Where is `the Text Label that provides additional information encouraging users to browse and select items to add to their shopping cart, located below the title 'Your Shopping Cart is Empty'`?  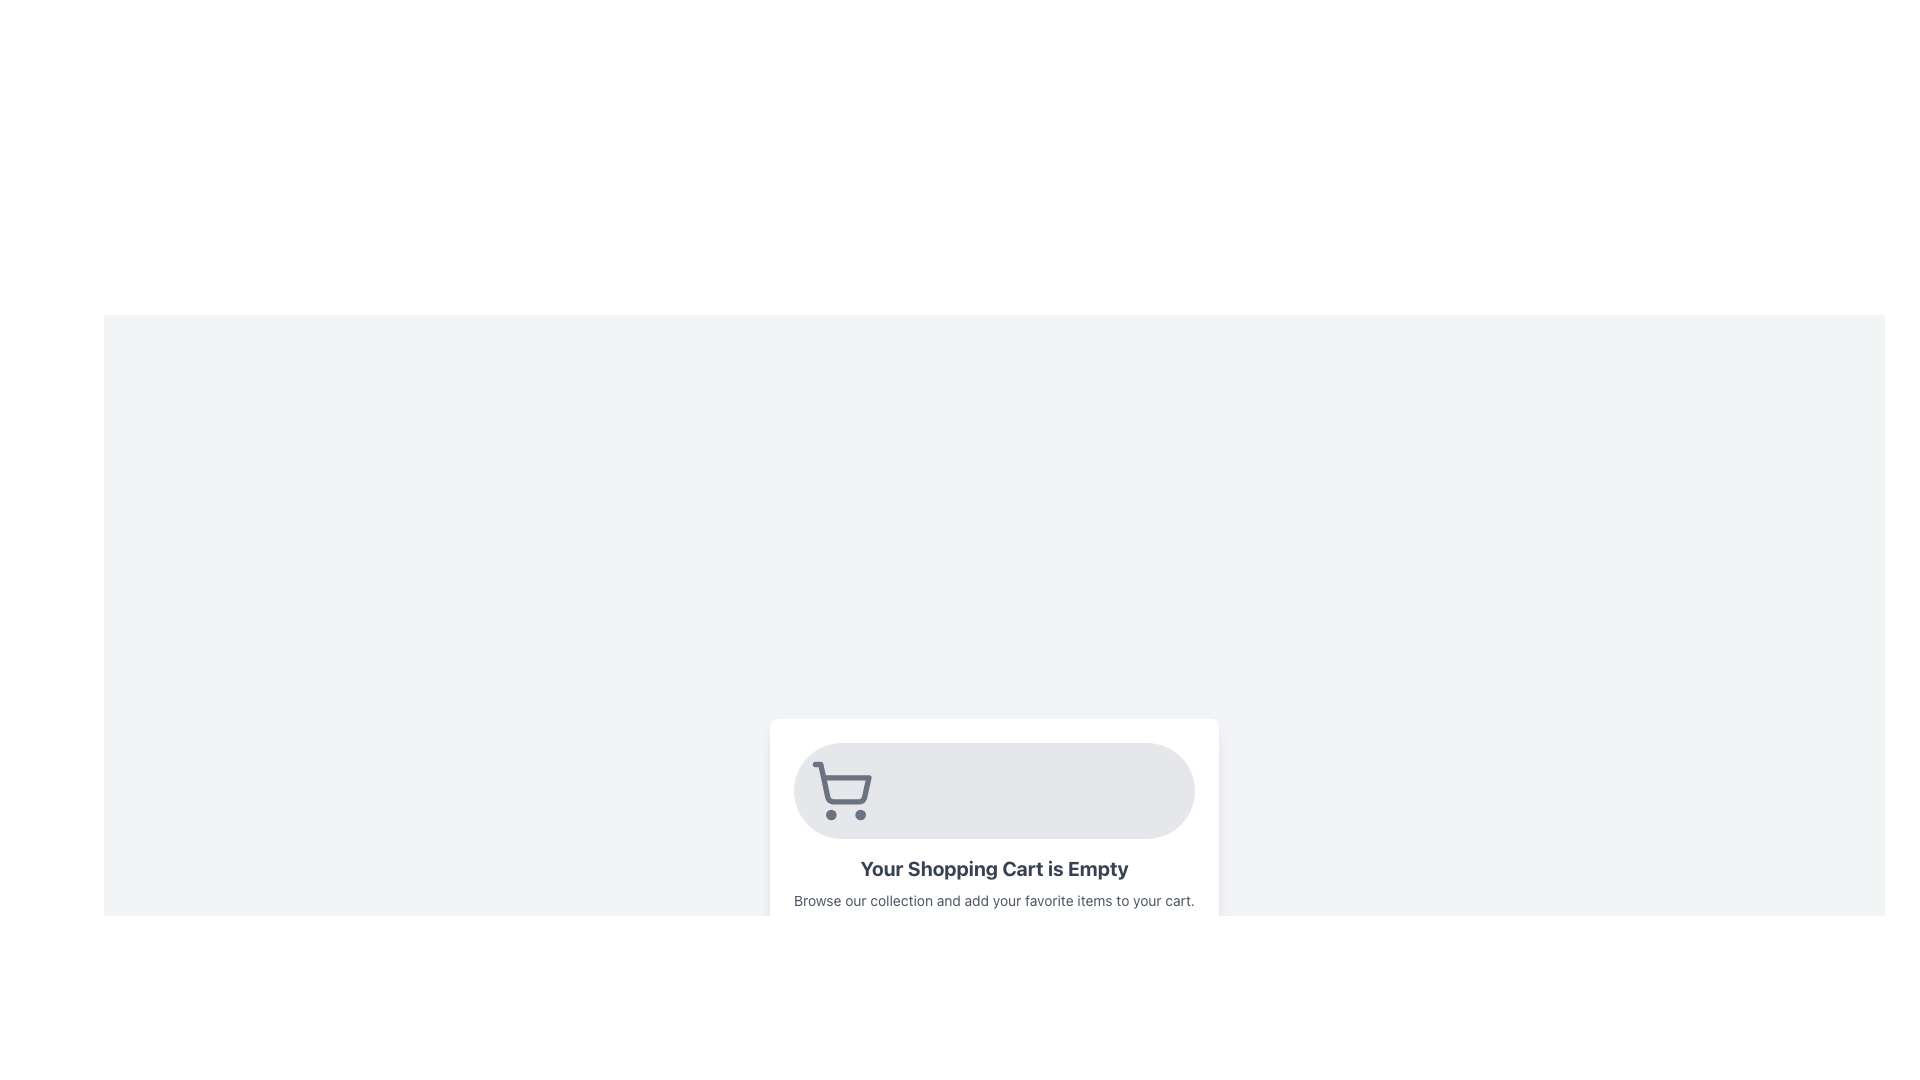
the Text Label that provides additional information encouraging users to browse and select items to add to their shopping cart, located below the title 'Your Shopping Cart is Empty' is located at coordinates (994, 901).